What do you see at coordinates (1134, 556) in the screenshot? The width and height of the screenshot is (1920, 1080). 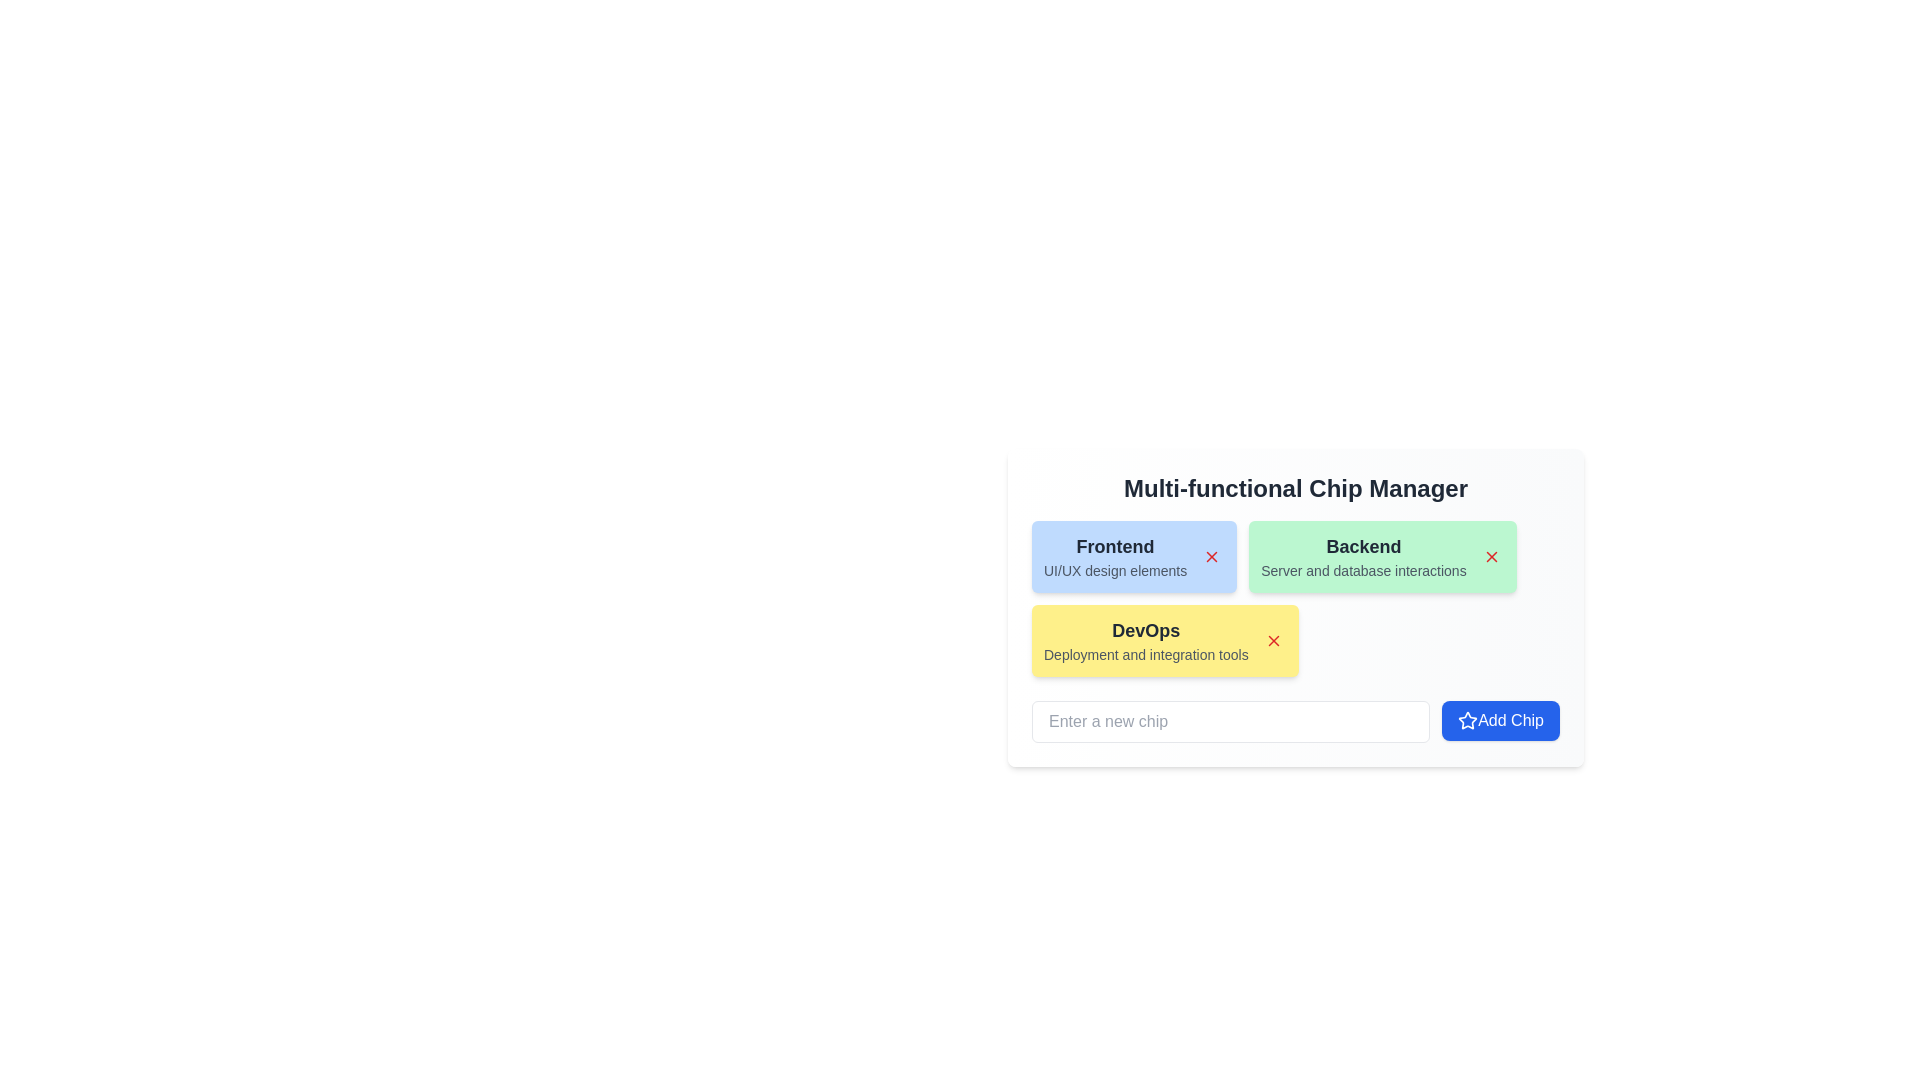 I see `the first chip in the top-left section of the chip group, which includes a delete button for removing the chip` at bounding box center [1134, 556].